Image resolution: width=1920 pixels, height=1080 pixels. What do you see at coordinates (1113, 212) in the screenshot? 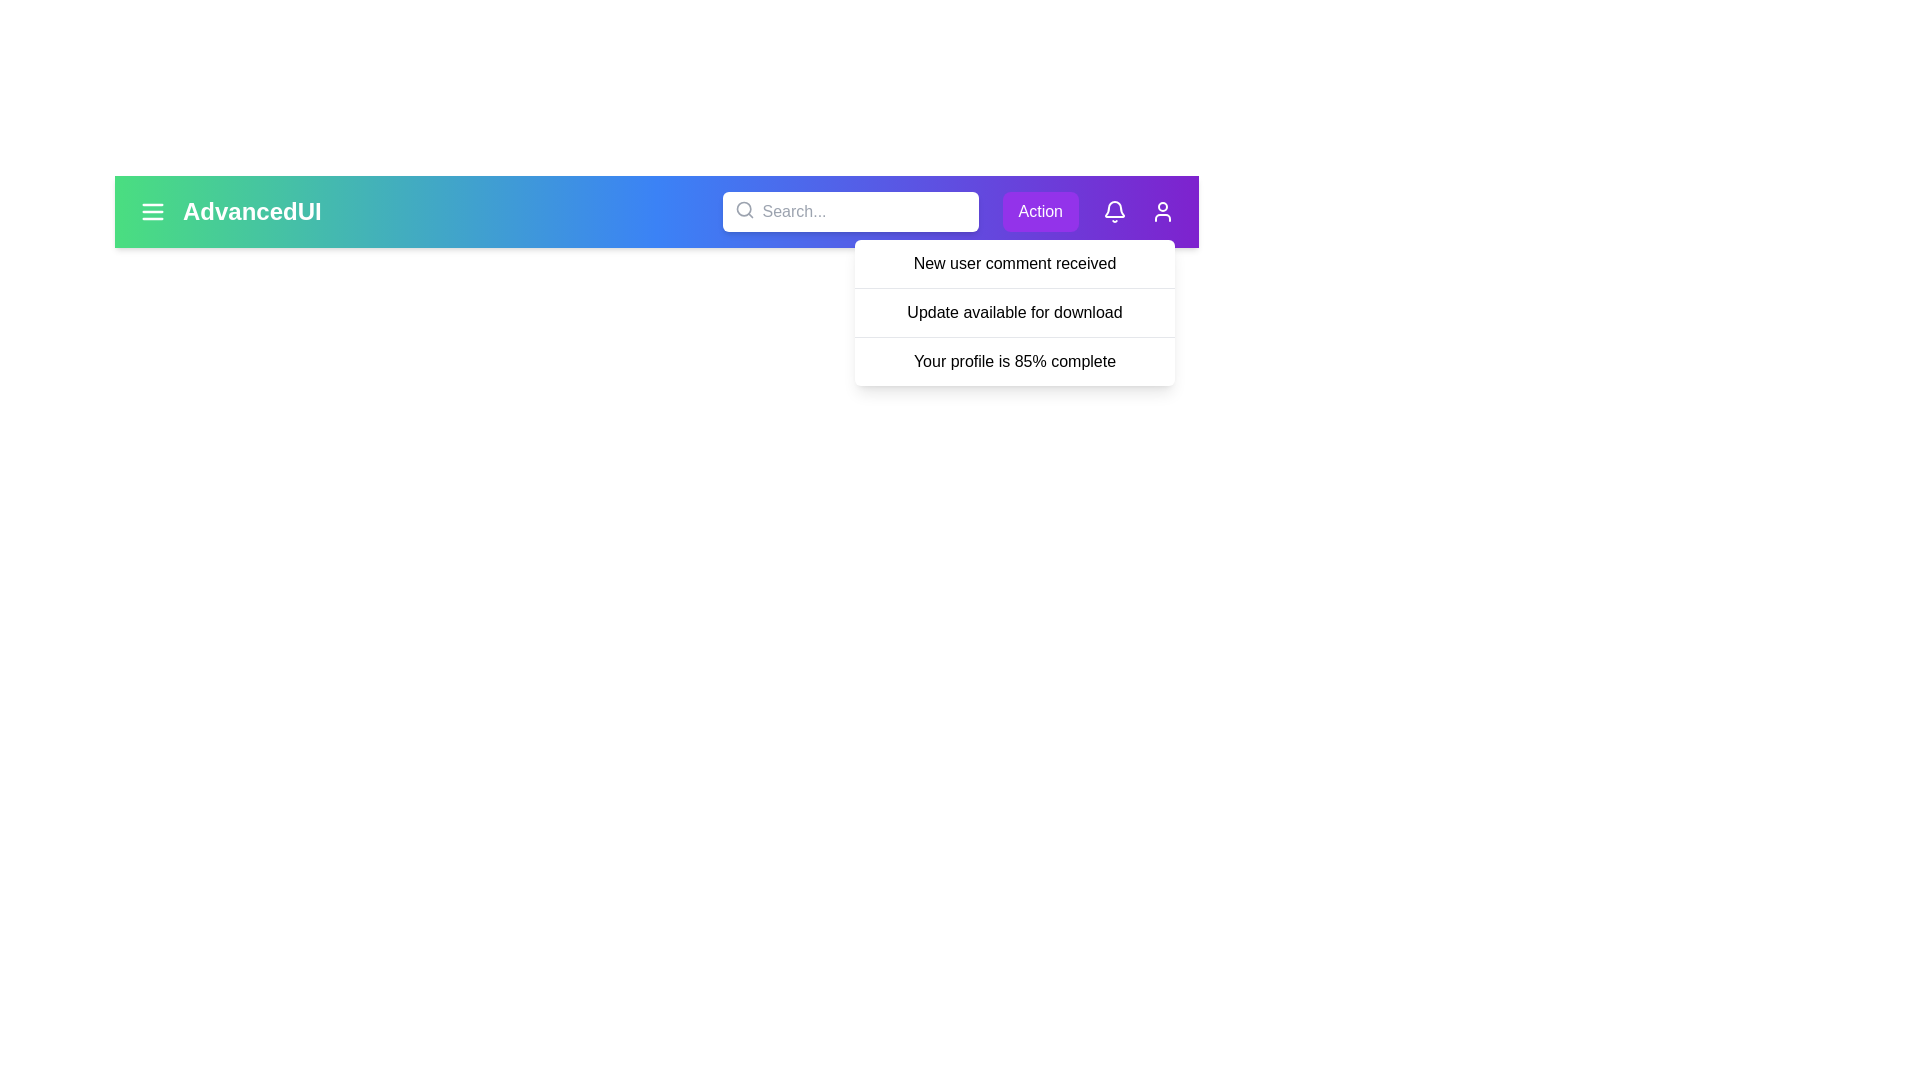
I see `the bell icon to toggle the visibility of the notifications` at bounding box center [1113, 212].